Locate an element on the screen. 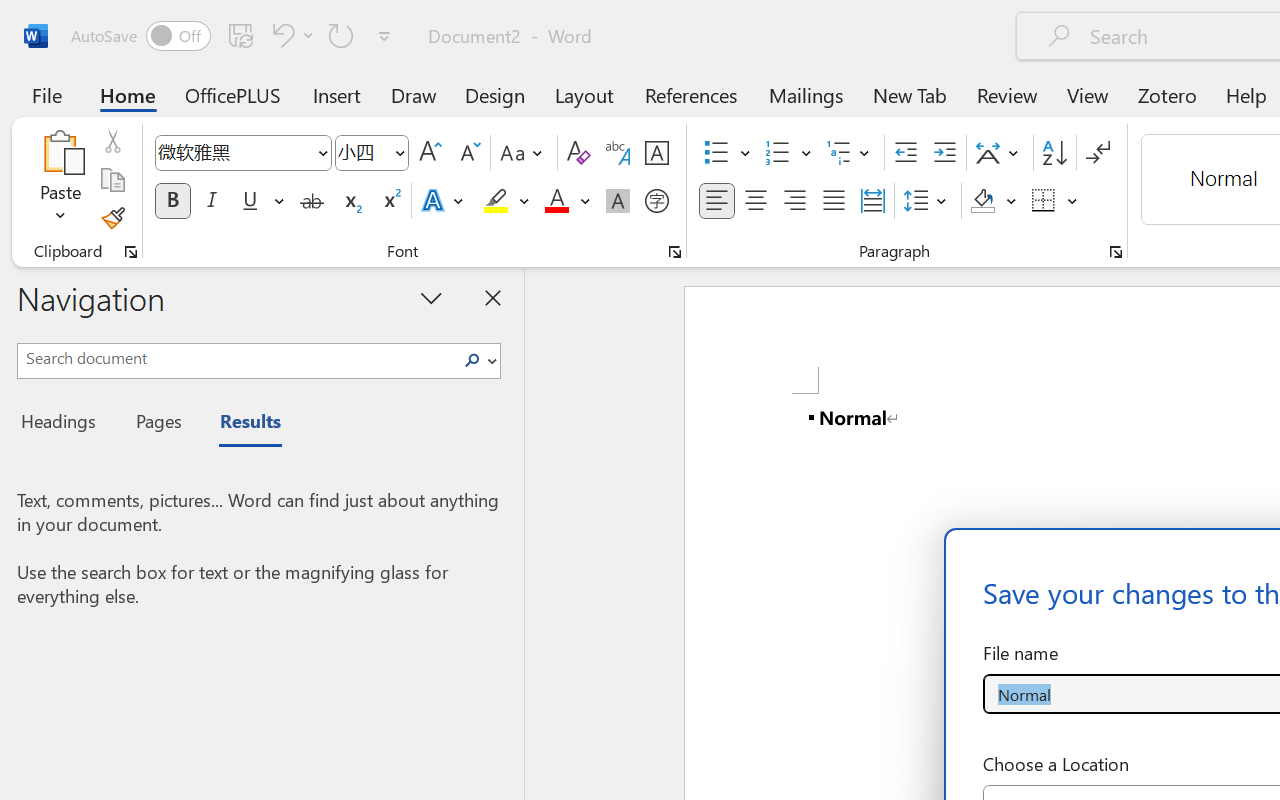  'Customize Quick Access Toolbar' is located at coordinates (384, 35).